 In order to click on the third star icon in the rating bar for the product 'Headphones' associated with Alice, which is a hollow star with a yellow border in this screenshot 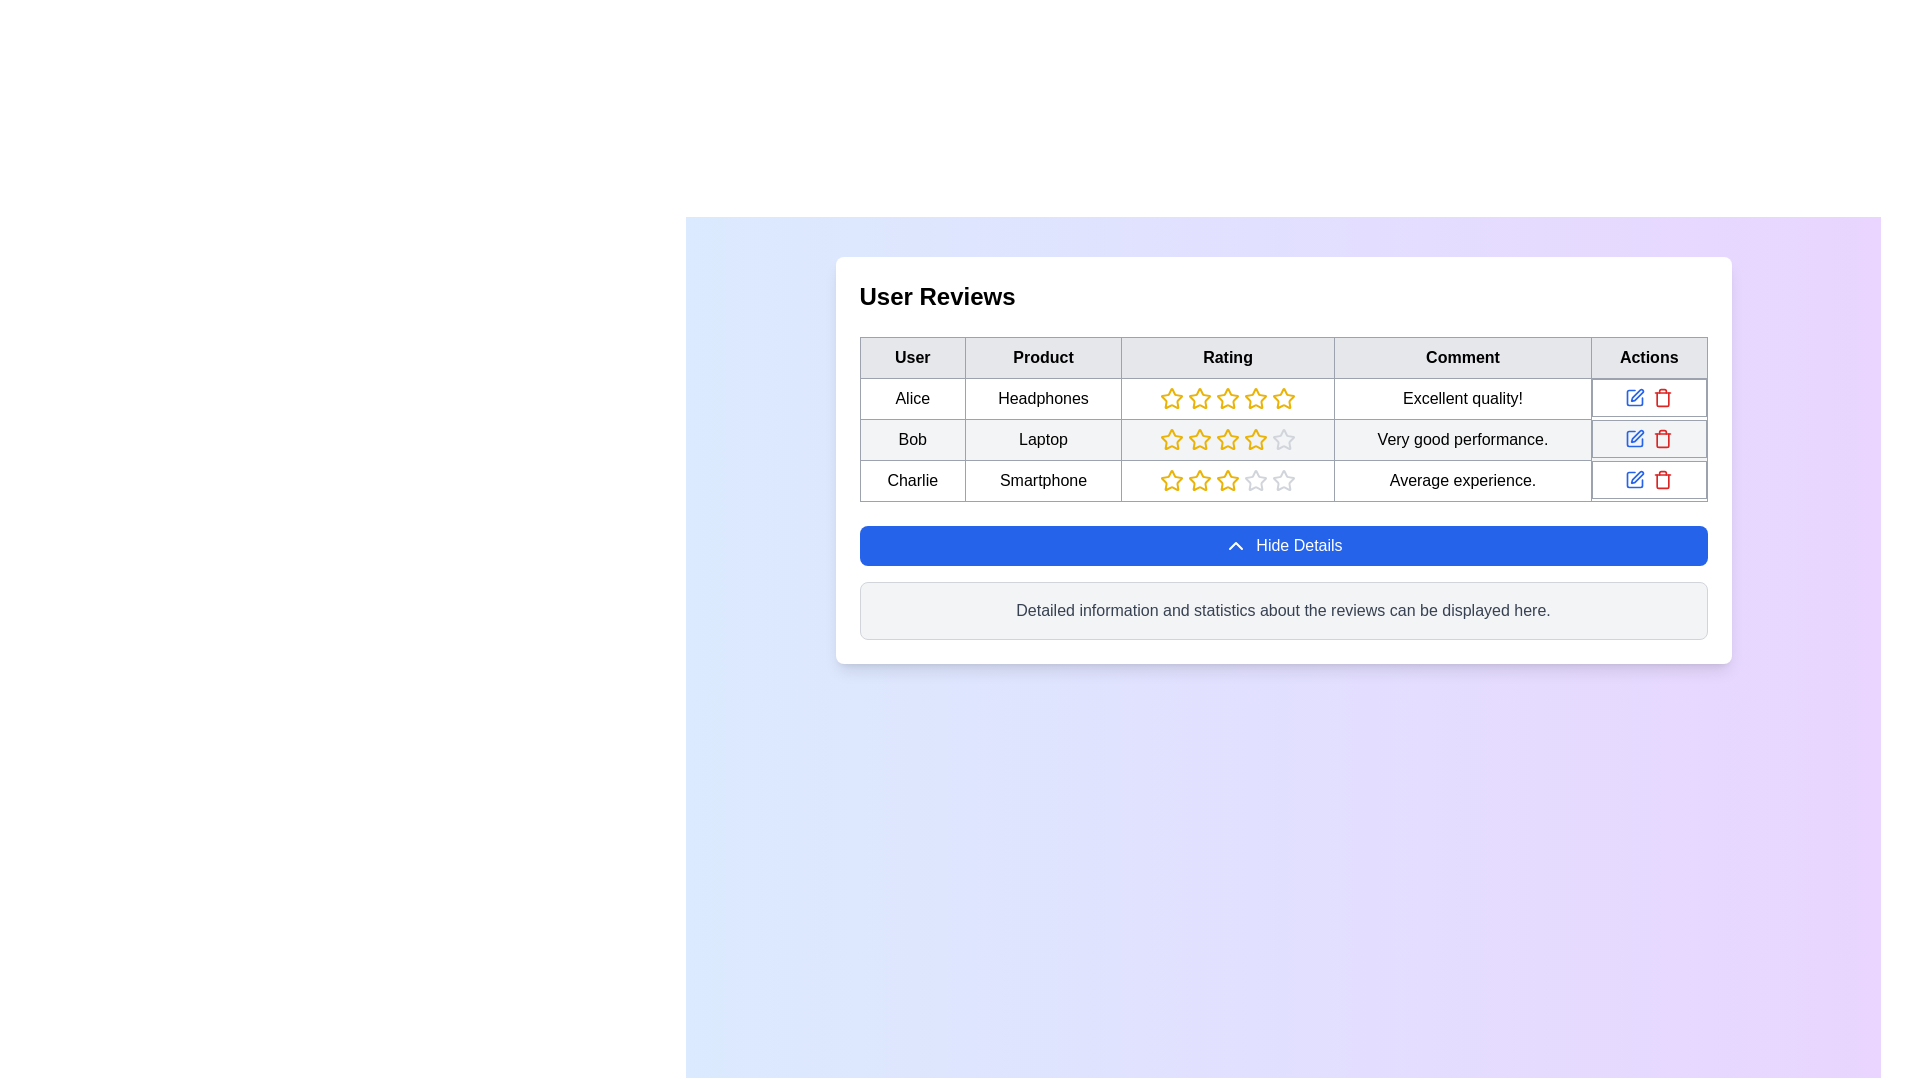, I will do `click(1284, 398)`.